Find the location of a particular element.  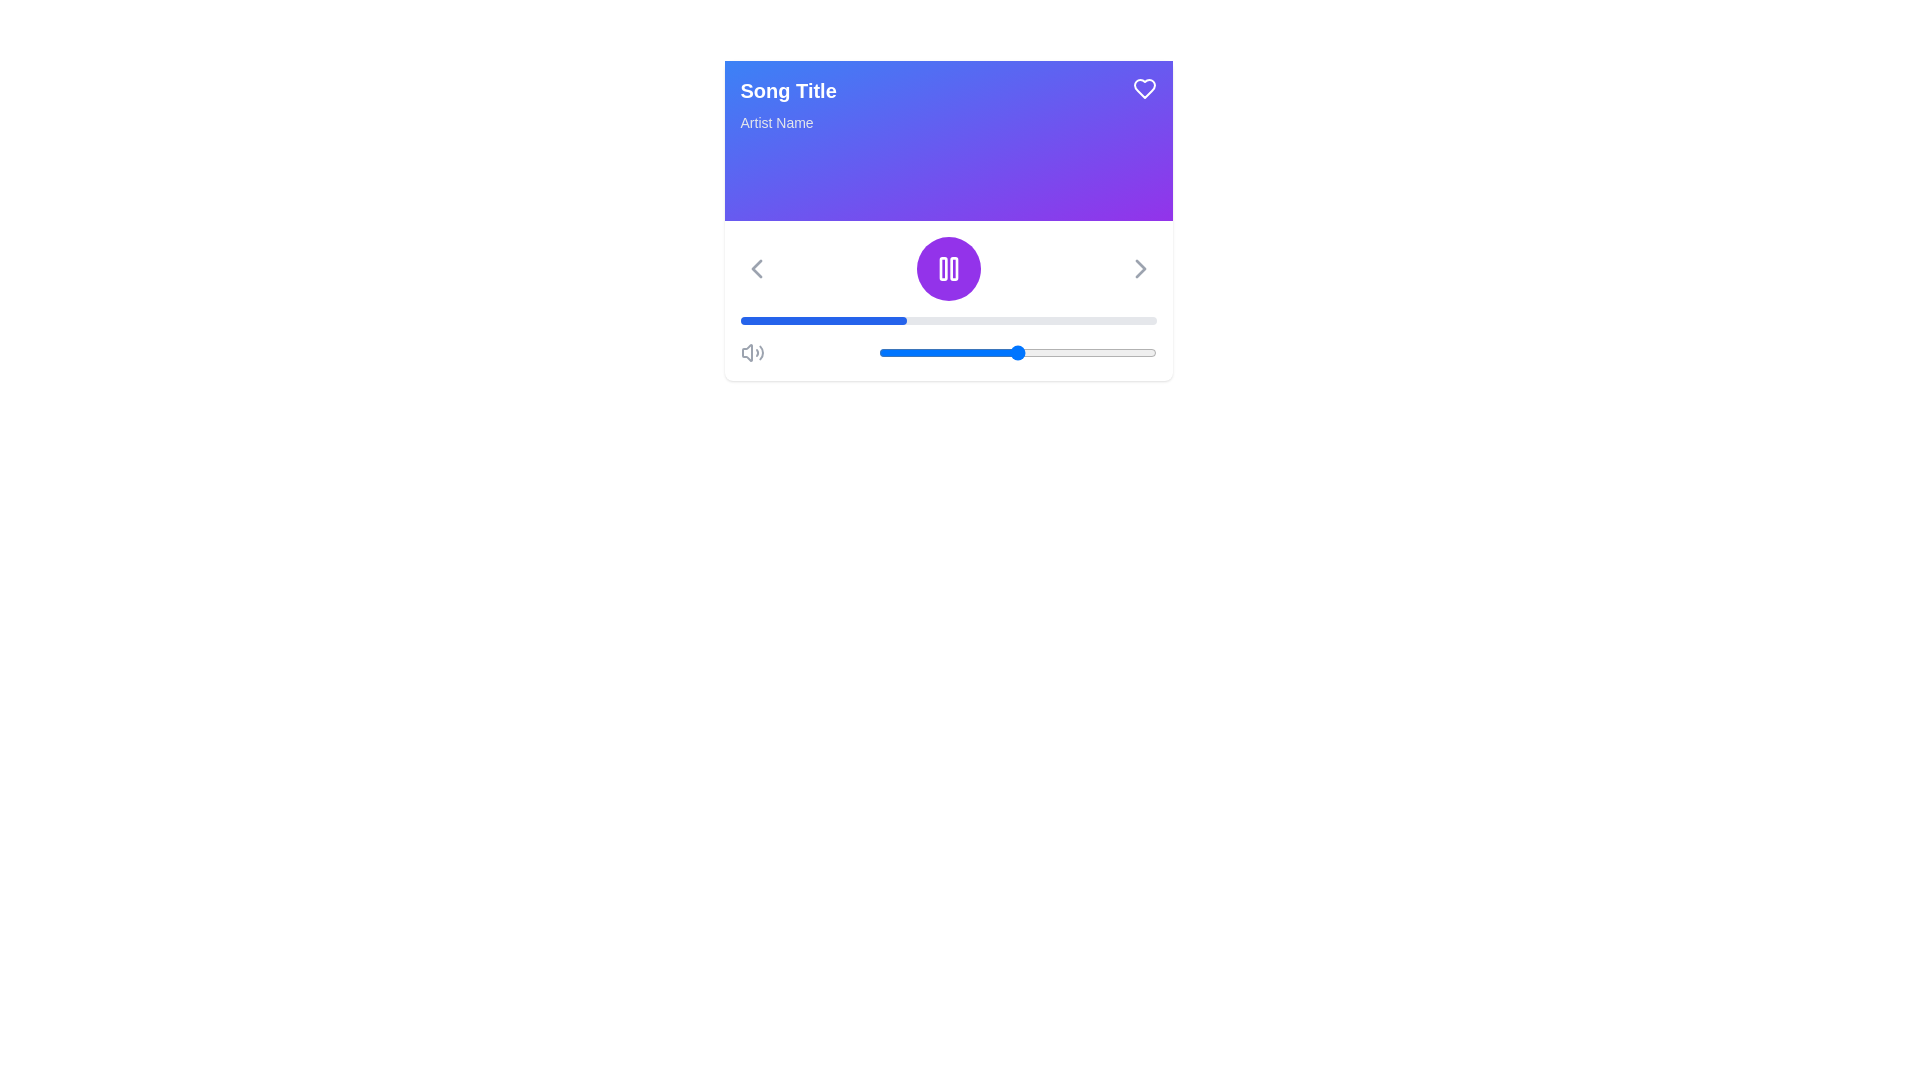

the left-pointing chevron icon in the player control interface is located at coordinates (755, 268).